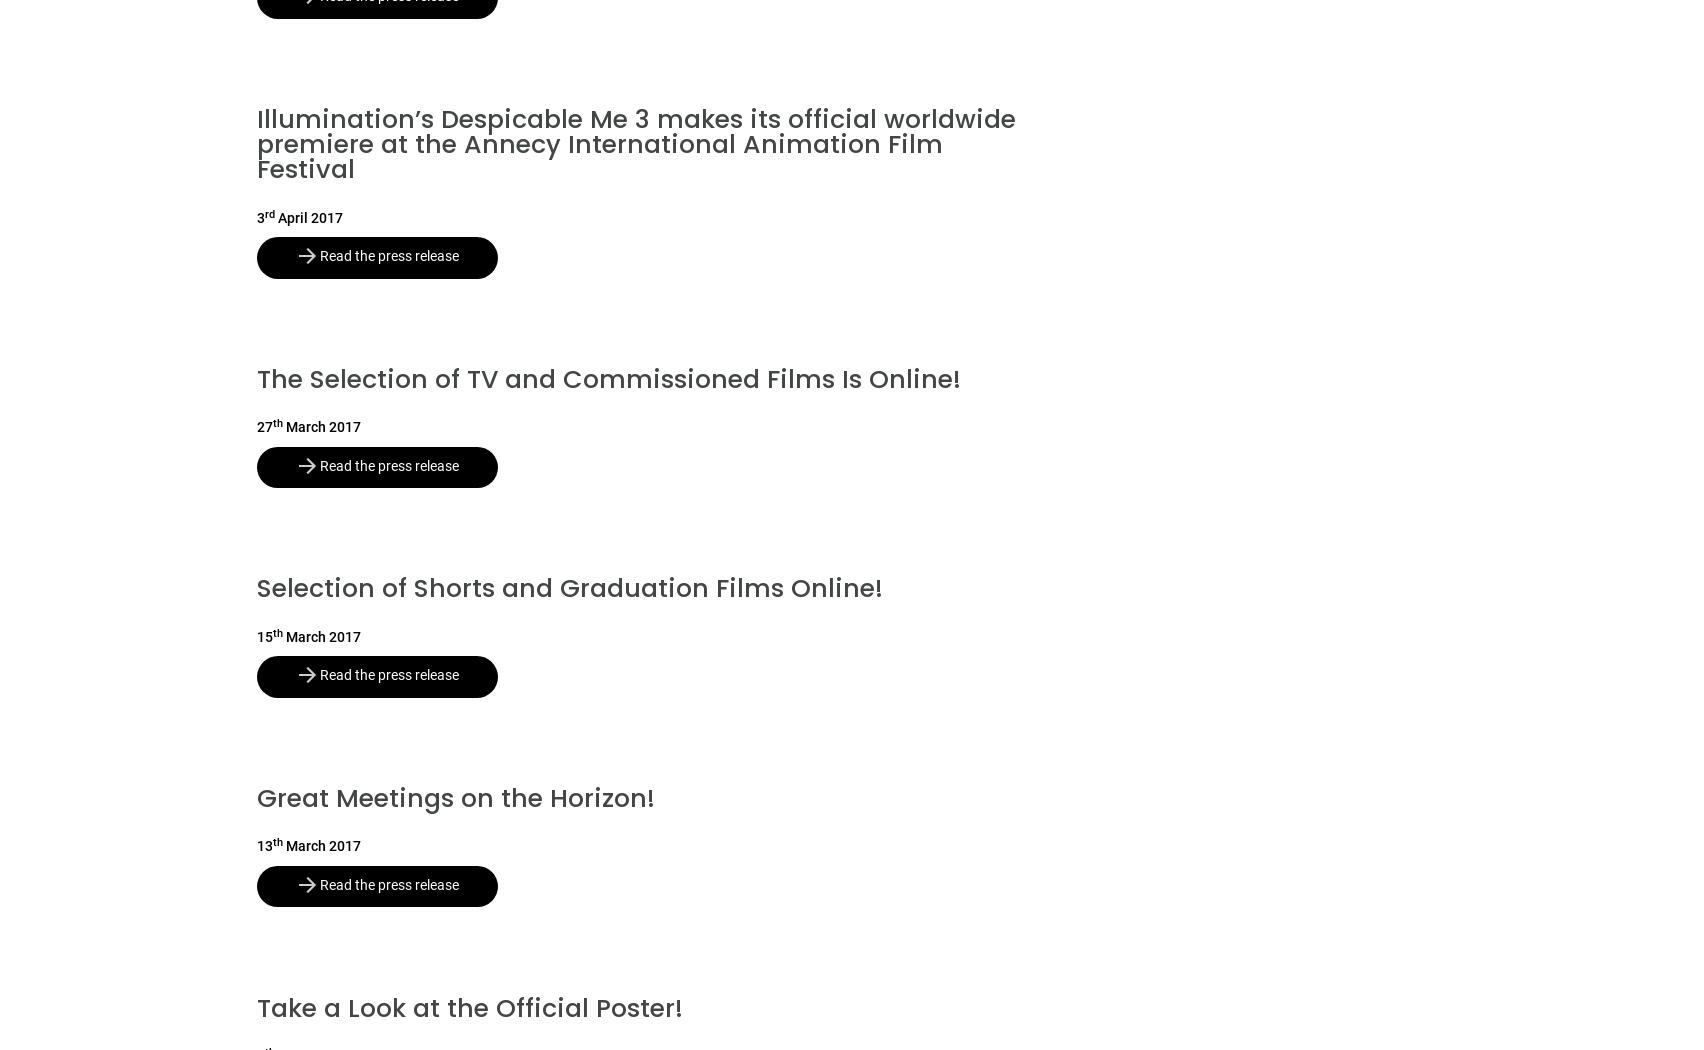 This screenshot has width=1704, height=1050. I want to click on '27', so click(263, 426).